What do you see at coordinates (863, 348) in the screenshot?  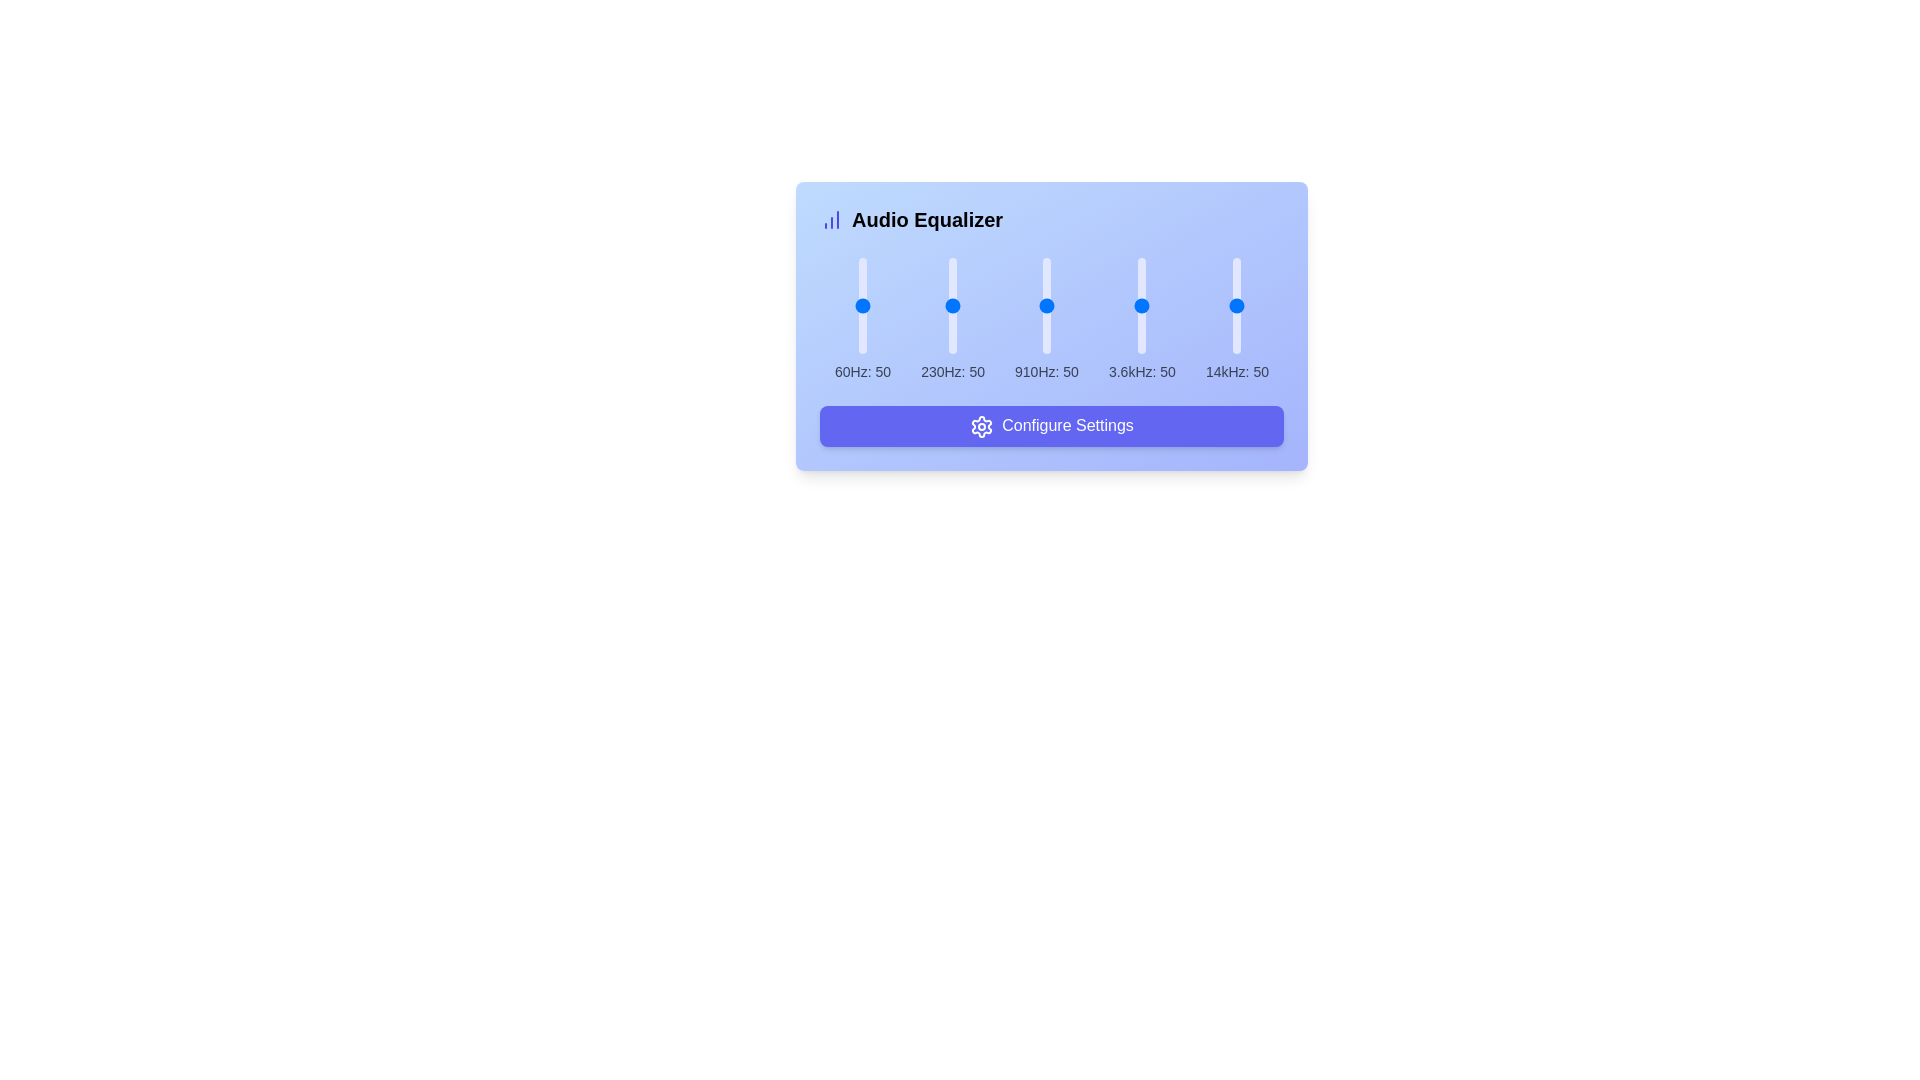 I see `the 60Hz frequency slider` at bounding box center [863, 348].